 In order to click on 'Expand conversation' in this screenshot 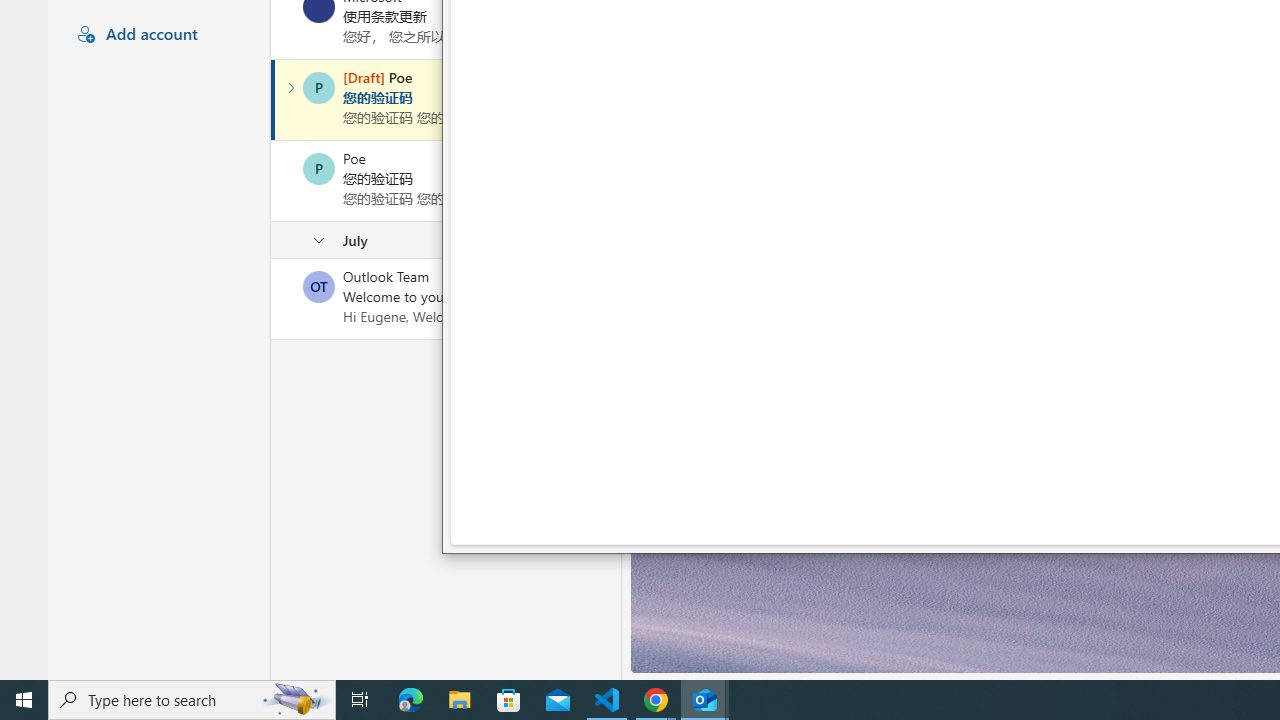, I will do `click(290, 87)`.